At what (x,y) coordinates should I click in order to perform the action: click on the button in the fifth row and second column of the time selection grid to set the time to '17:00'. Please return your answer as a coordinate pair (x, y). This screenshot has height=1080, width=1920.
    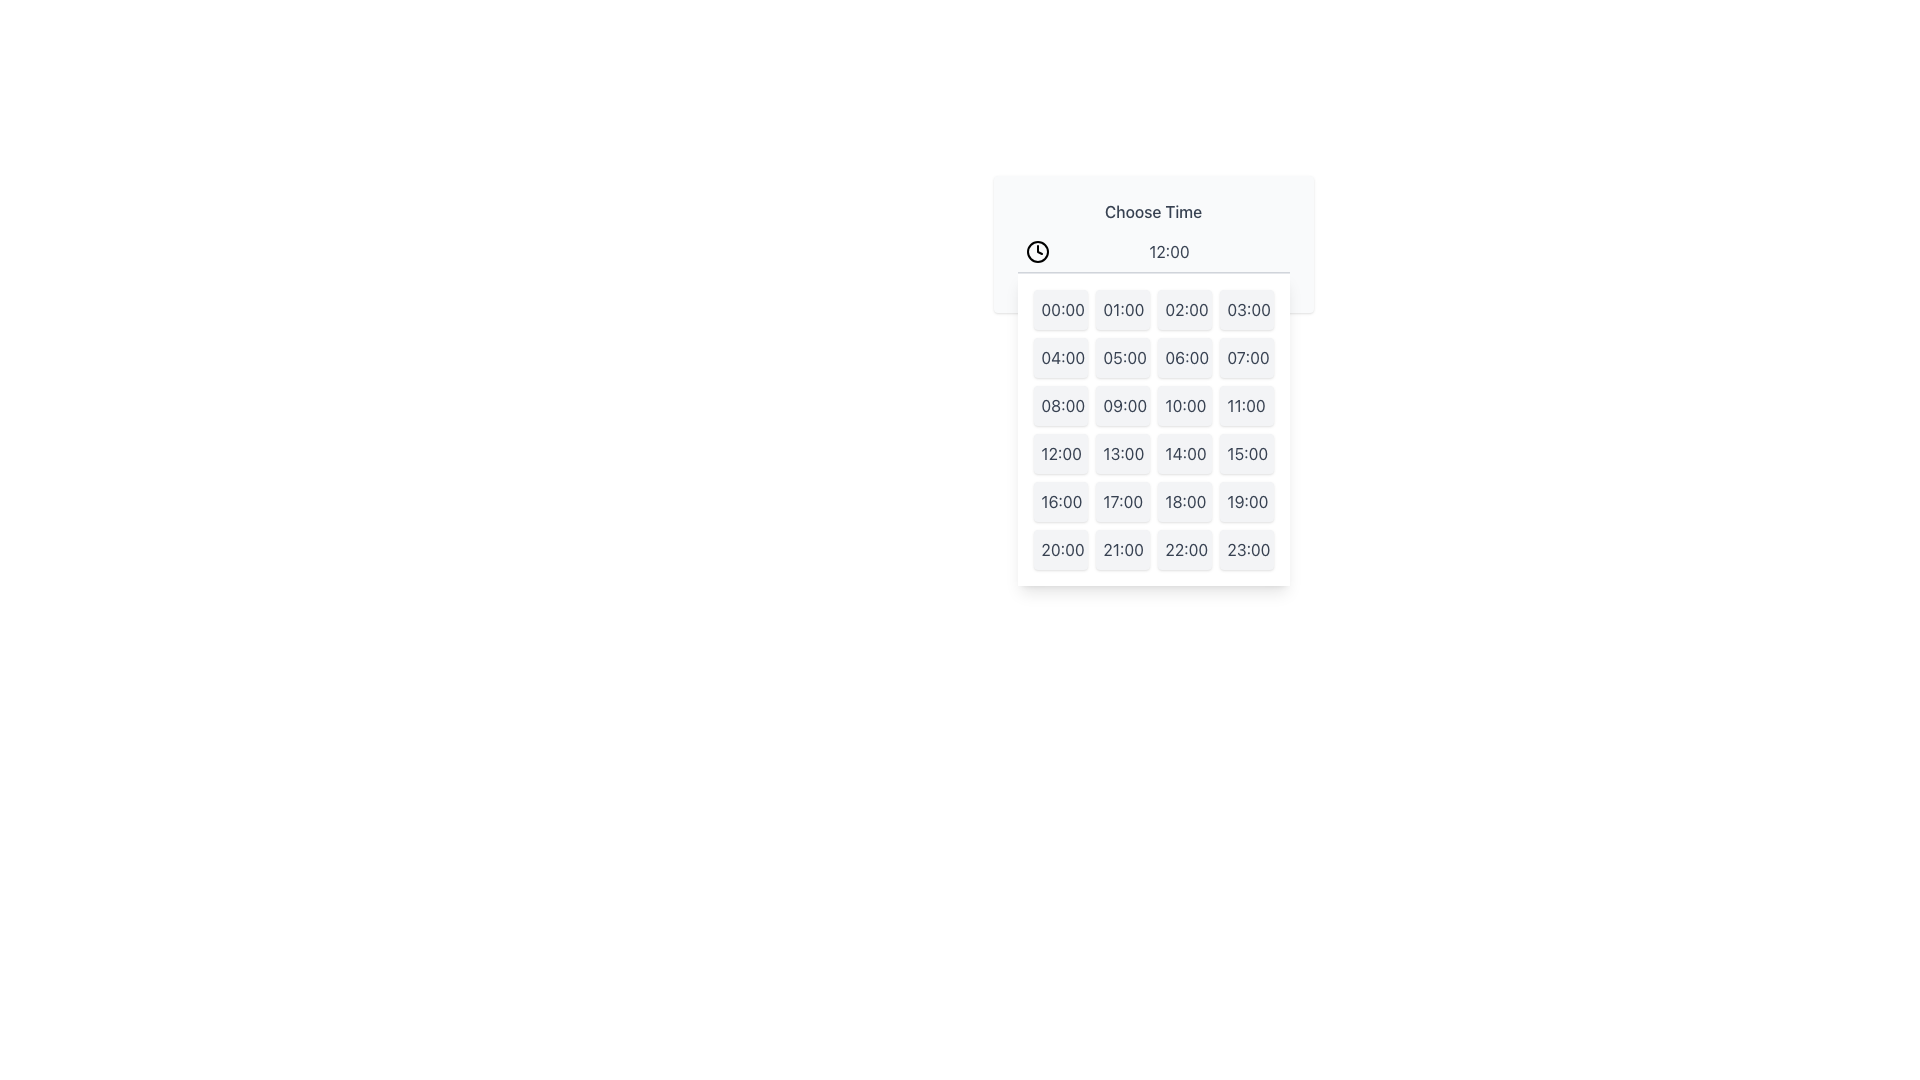
    Looking at the image, I should click on (1122, 500).